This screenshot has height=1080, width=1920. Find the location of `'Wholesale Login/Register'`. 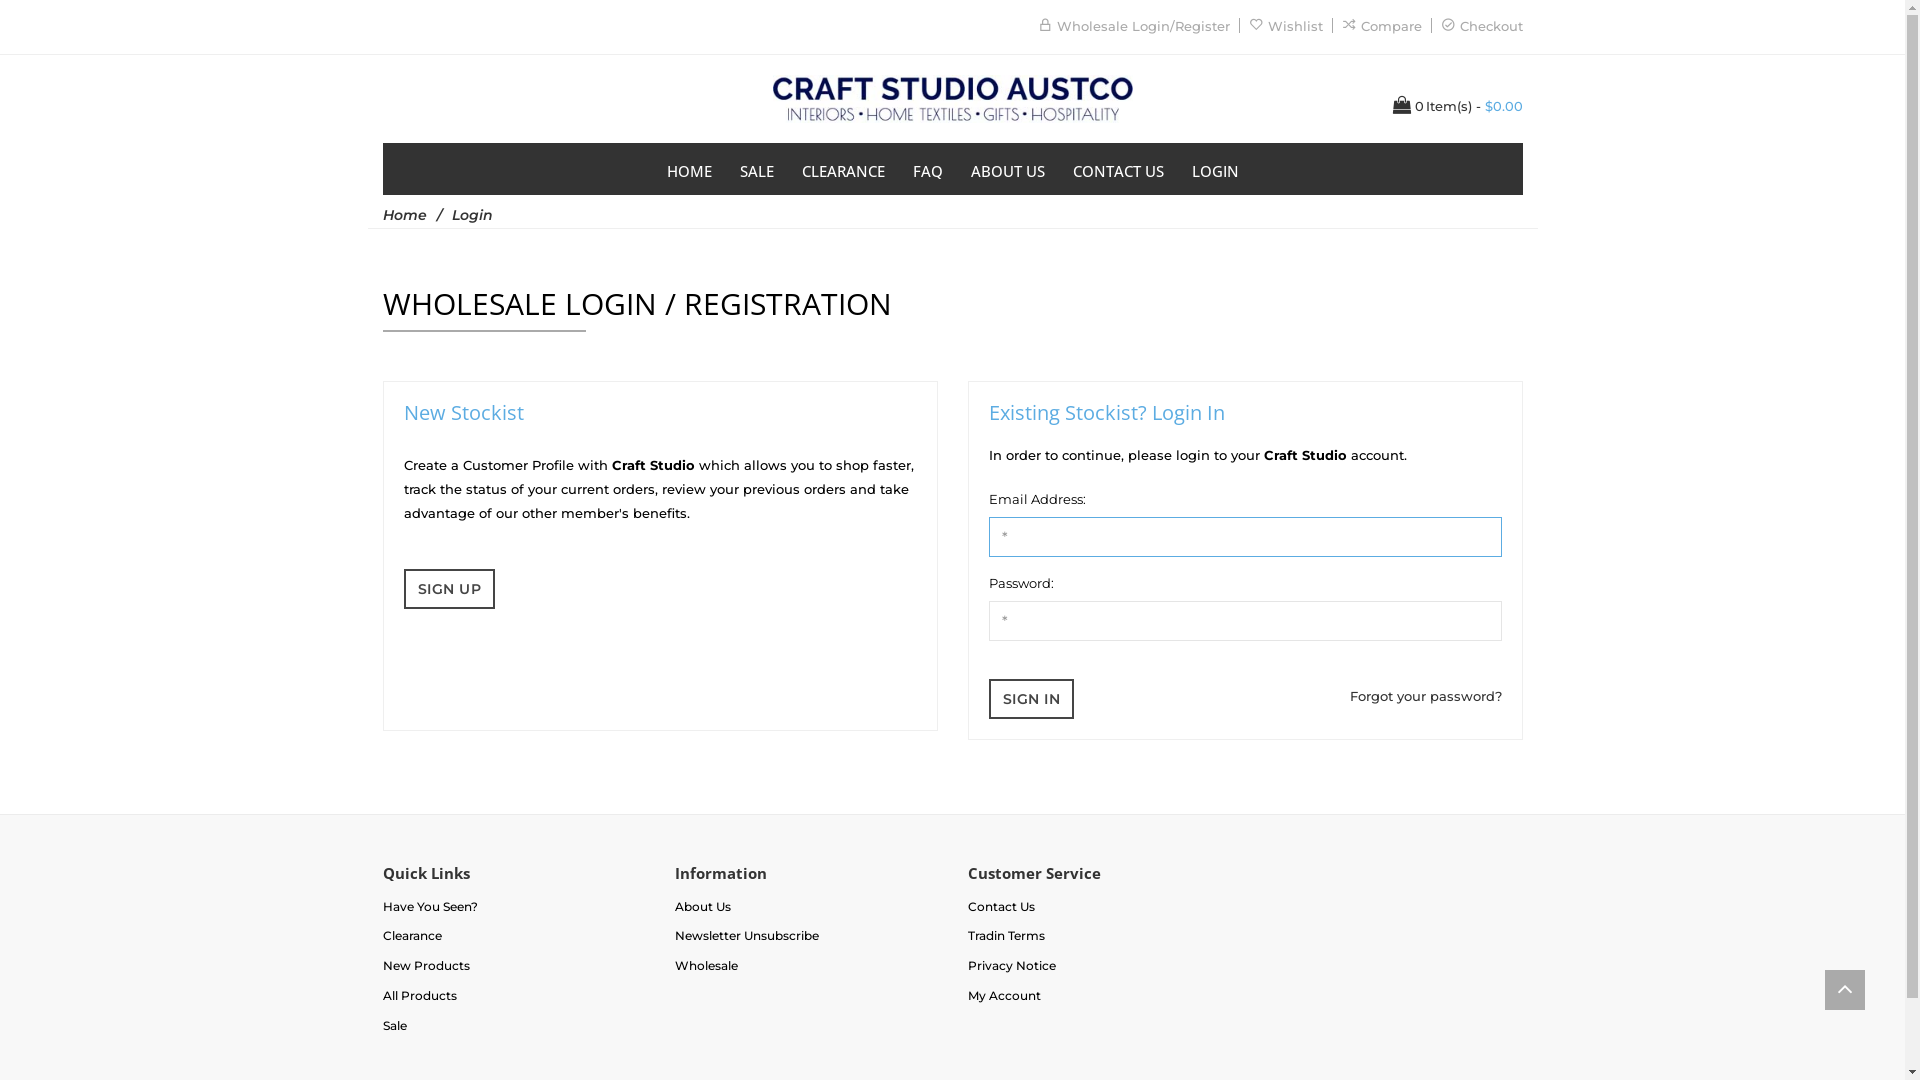

'Wholesale Login/Register' is located at coordinates (1055, 26).